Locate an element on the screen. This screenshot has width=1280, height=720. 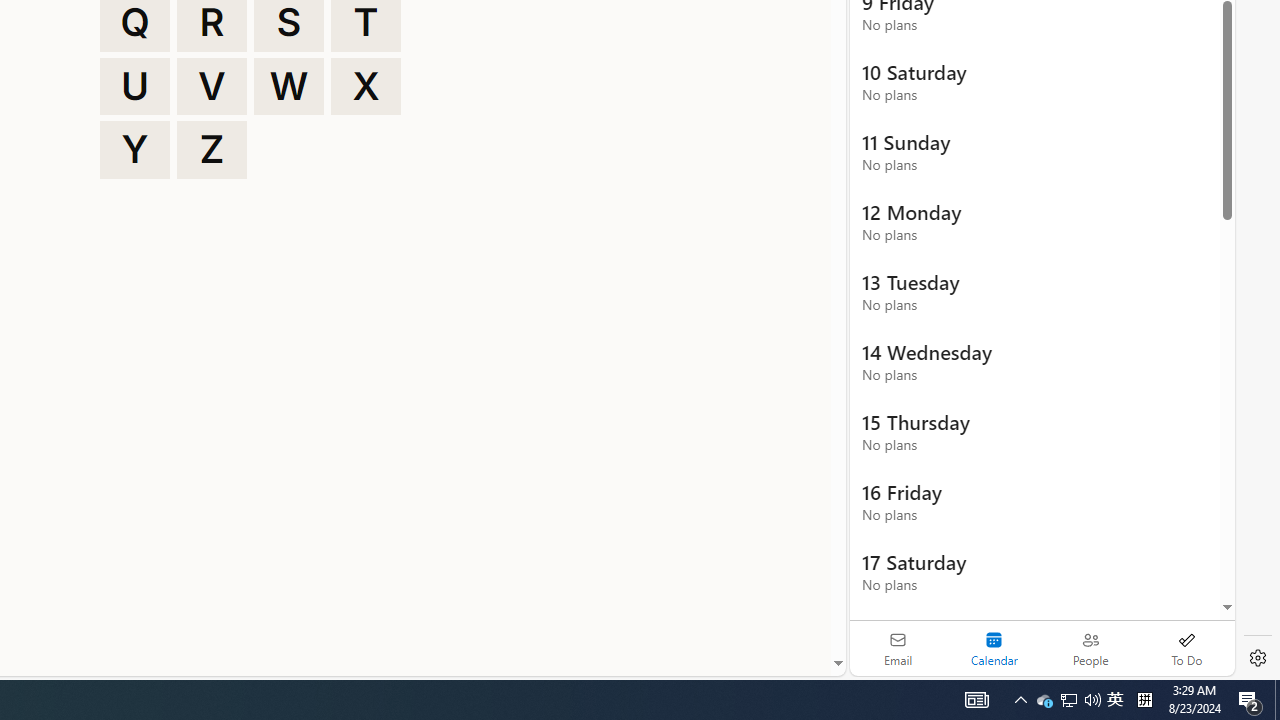
'U' is located at coordinates (134, 85).